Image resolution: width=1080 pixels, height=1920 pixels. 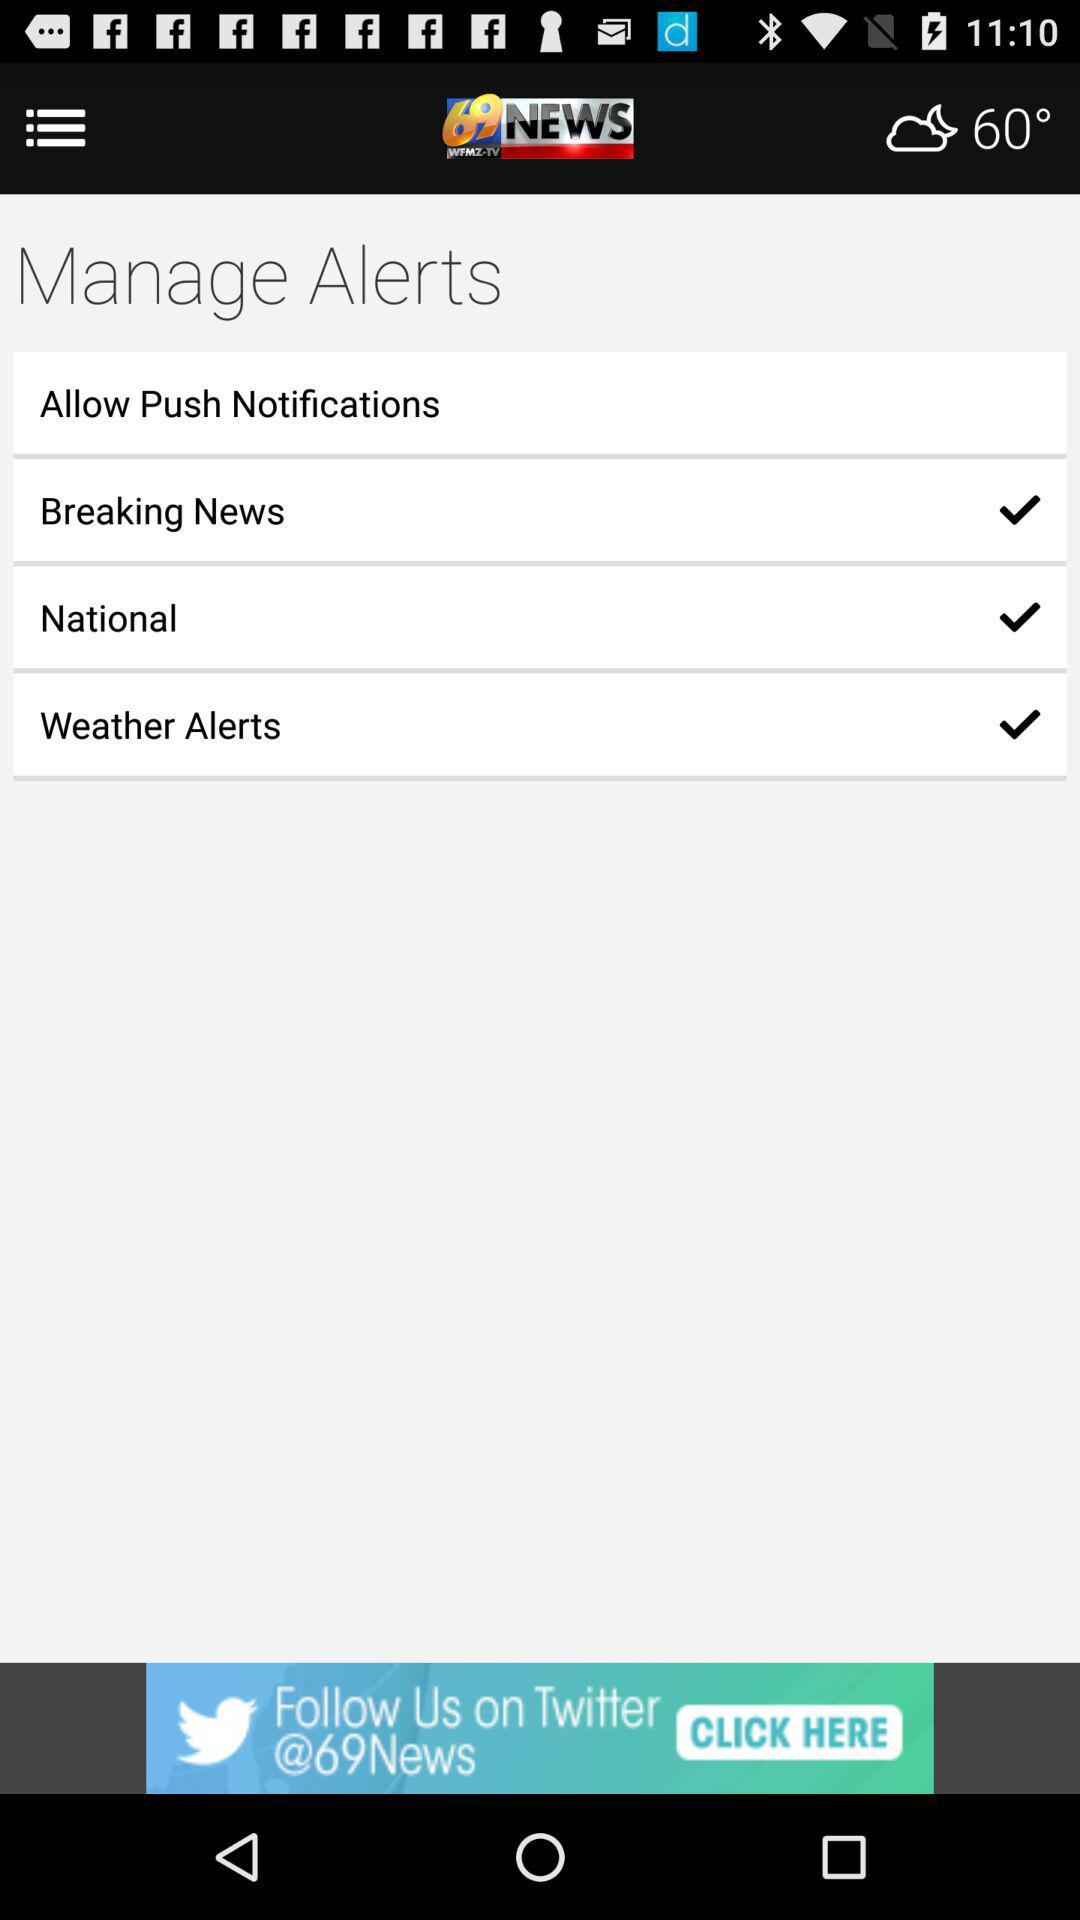 What do you see at coordinates (540, 1727) in the screenshot?
I see `advertisement` at bounding box center [540, 1727].